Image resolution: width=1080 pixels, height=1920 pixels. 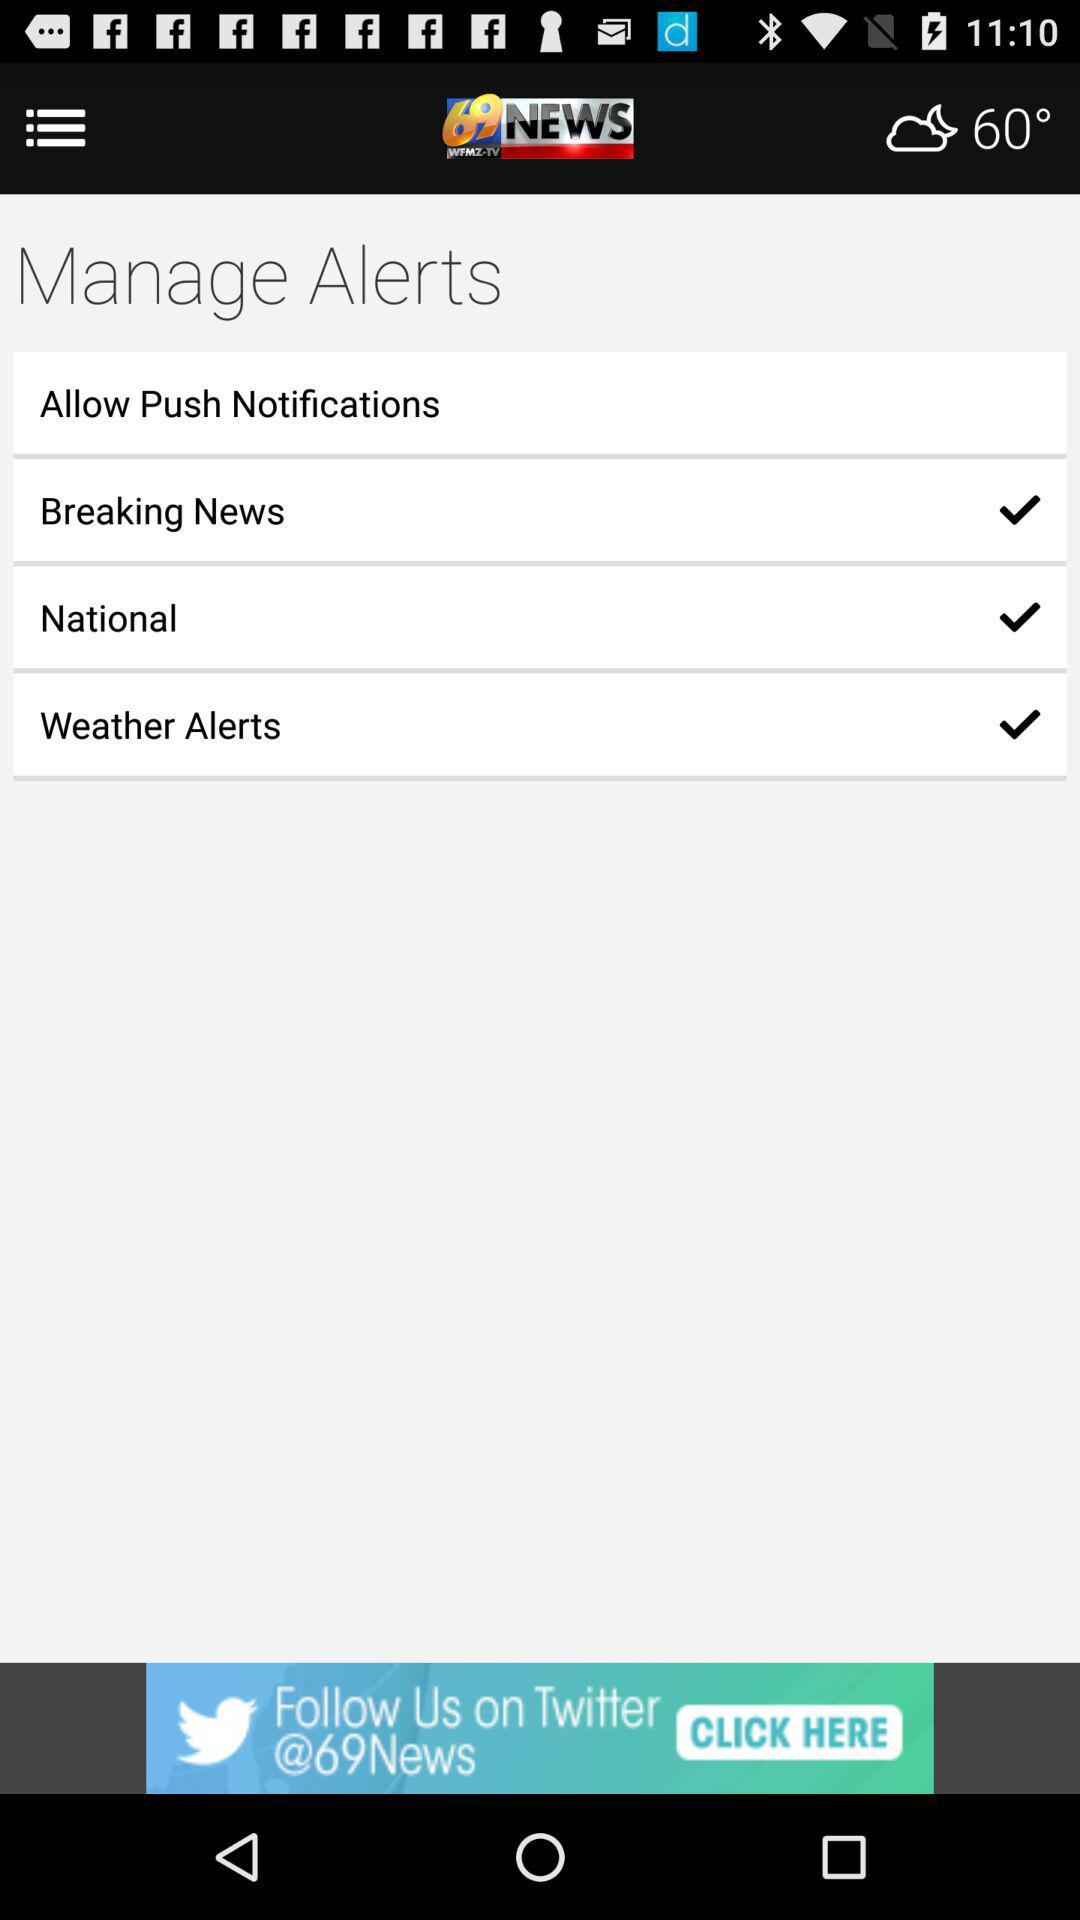 What do you see at coordinates (540, 1727) in the screenshot?
I see `advertisement` at bounding box center [540, 1727].